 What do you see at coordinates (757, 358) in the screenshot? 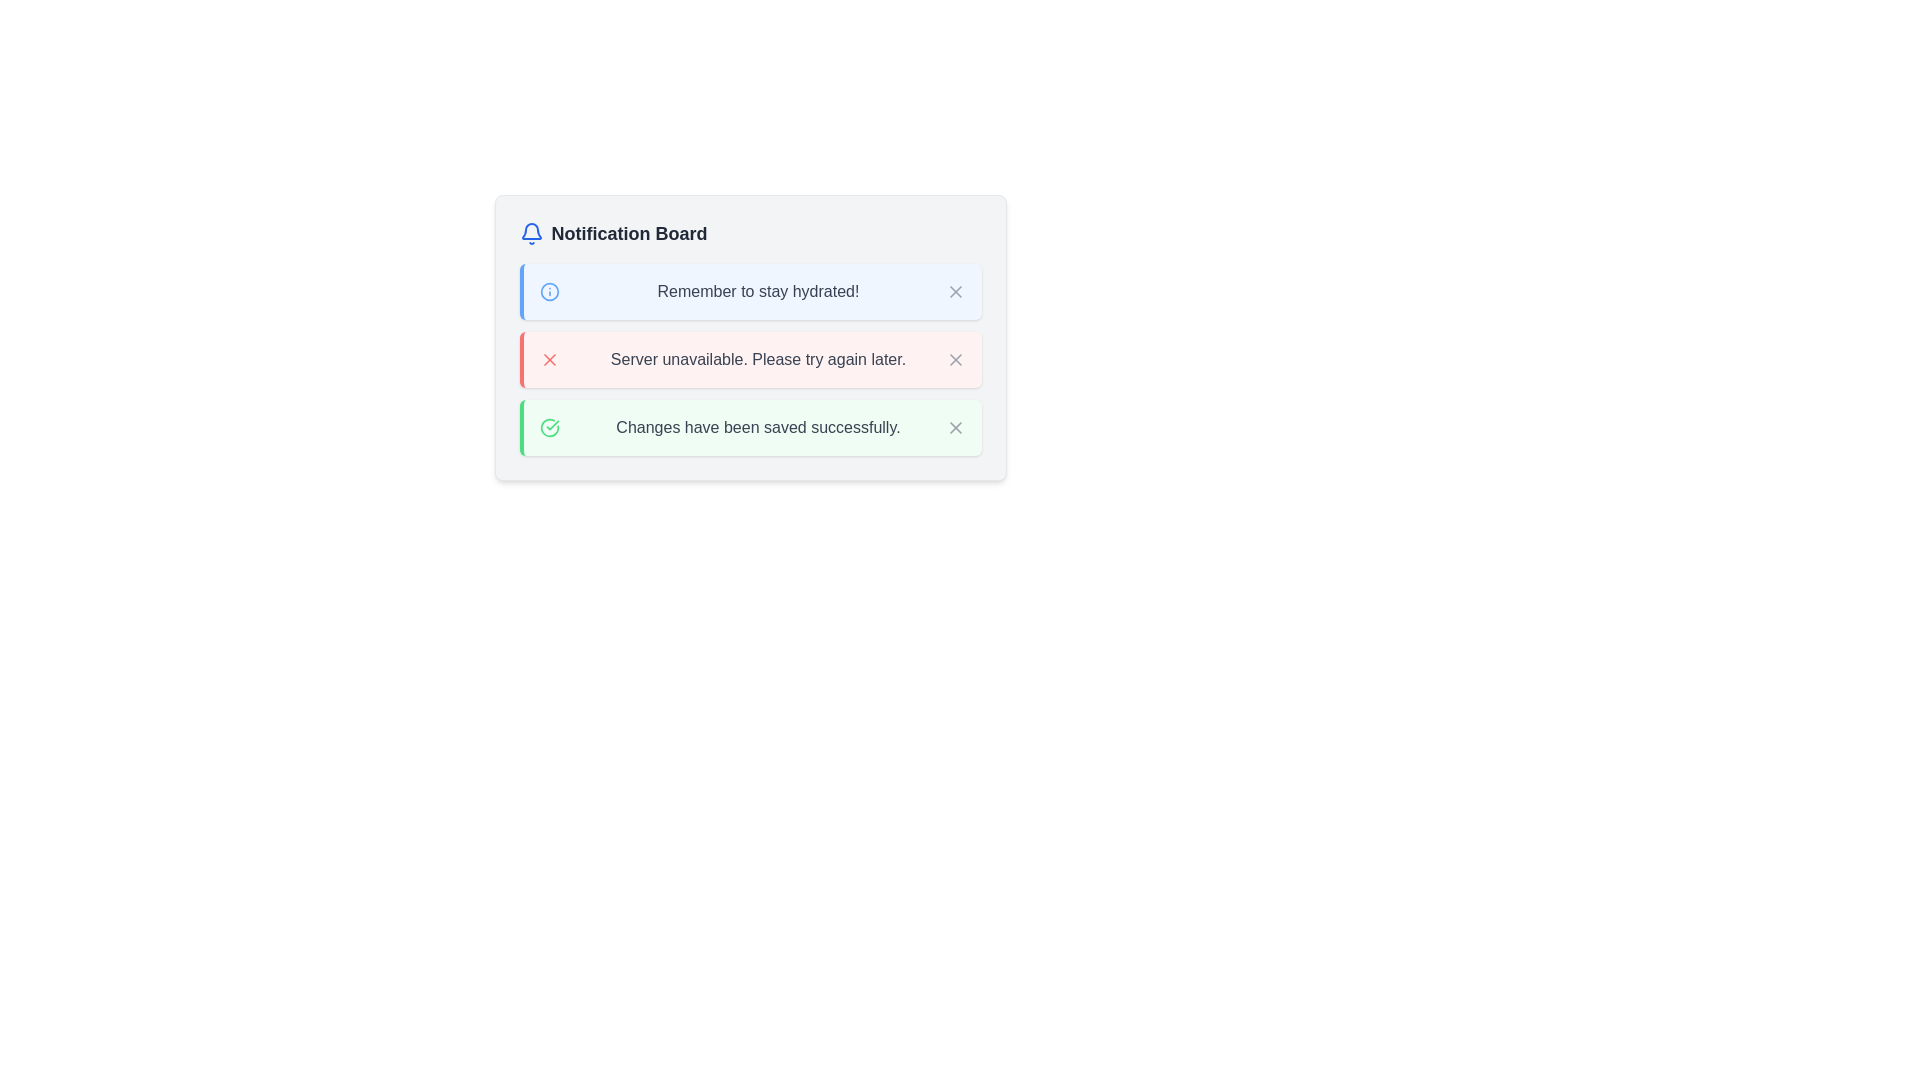
I see `the text notification displaying 'Server unavailable. Please try again later.' which is styled with a muted gray font on a light red background, located in the middle of the notification card` at bounding box center [757, 358].